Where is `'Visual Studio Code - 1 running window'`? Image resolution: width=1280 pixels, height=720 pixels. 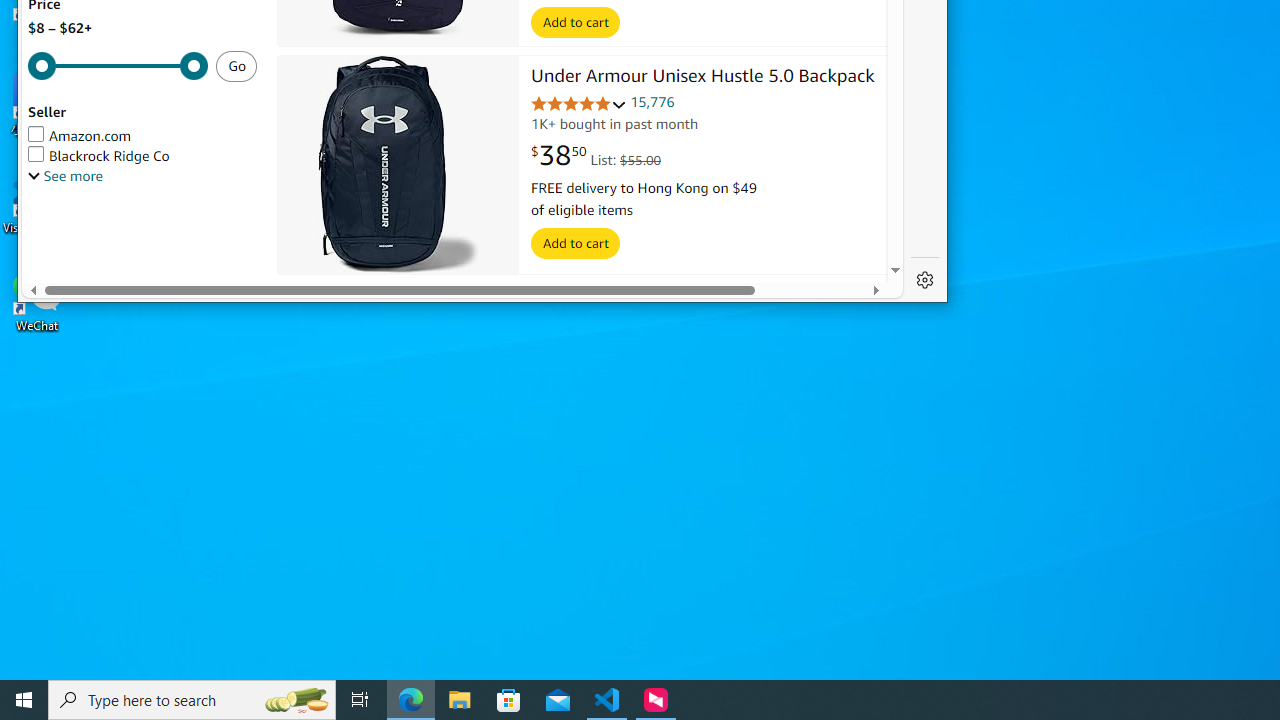 'Visual Studio Code - 1 running window' is located at coordinates (606, 698).